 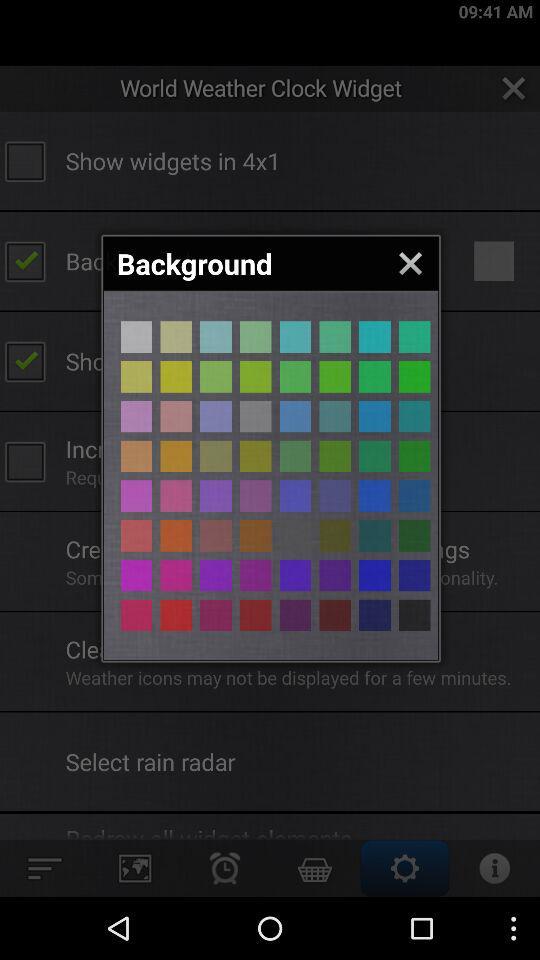 I want to click on colour, so click(x=335, y=375).